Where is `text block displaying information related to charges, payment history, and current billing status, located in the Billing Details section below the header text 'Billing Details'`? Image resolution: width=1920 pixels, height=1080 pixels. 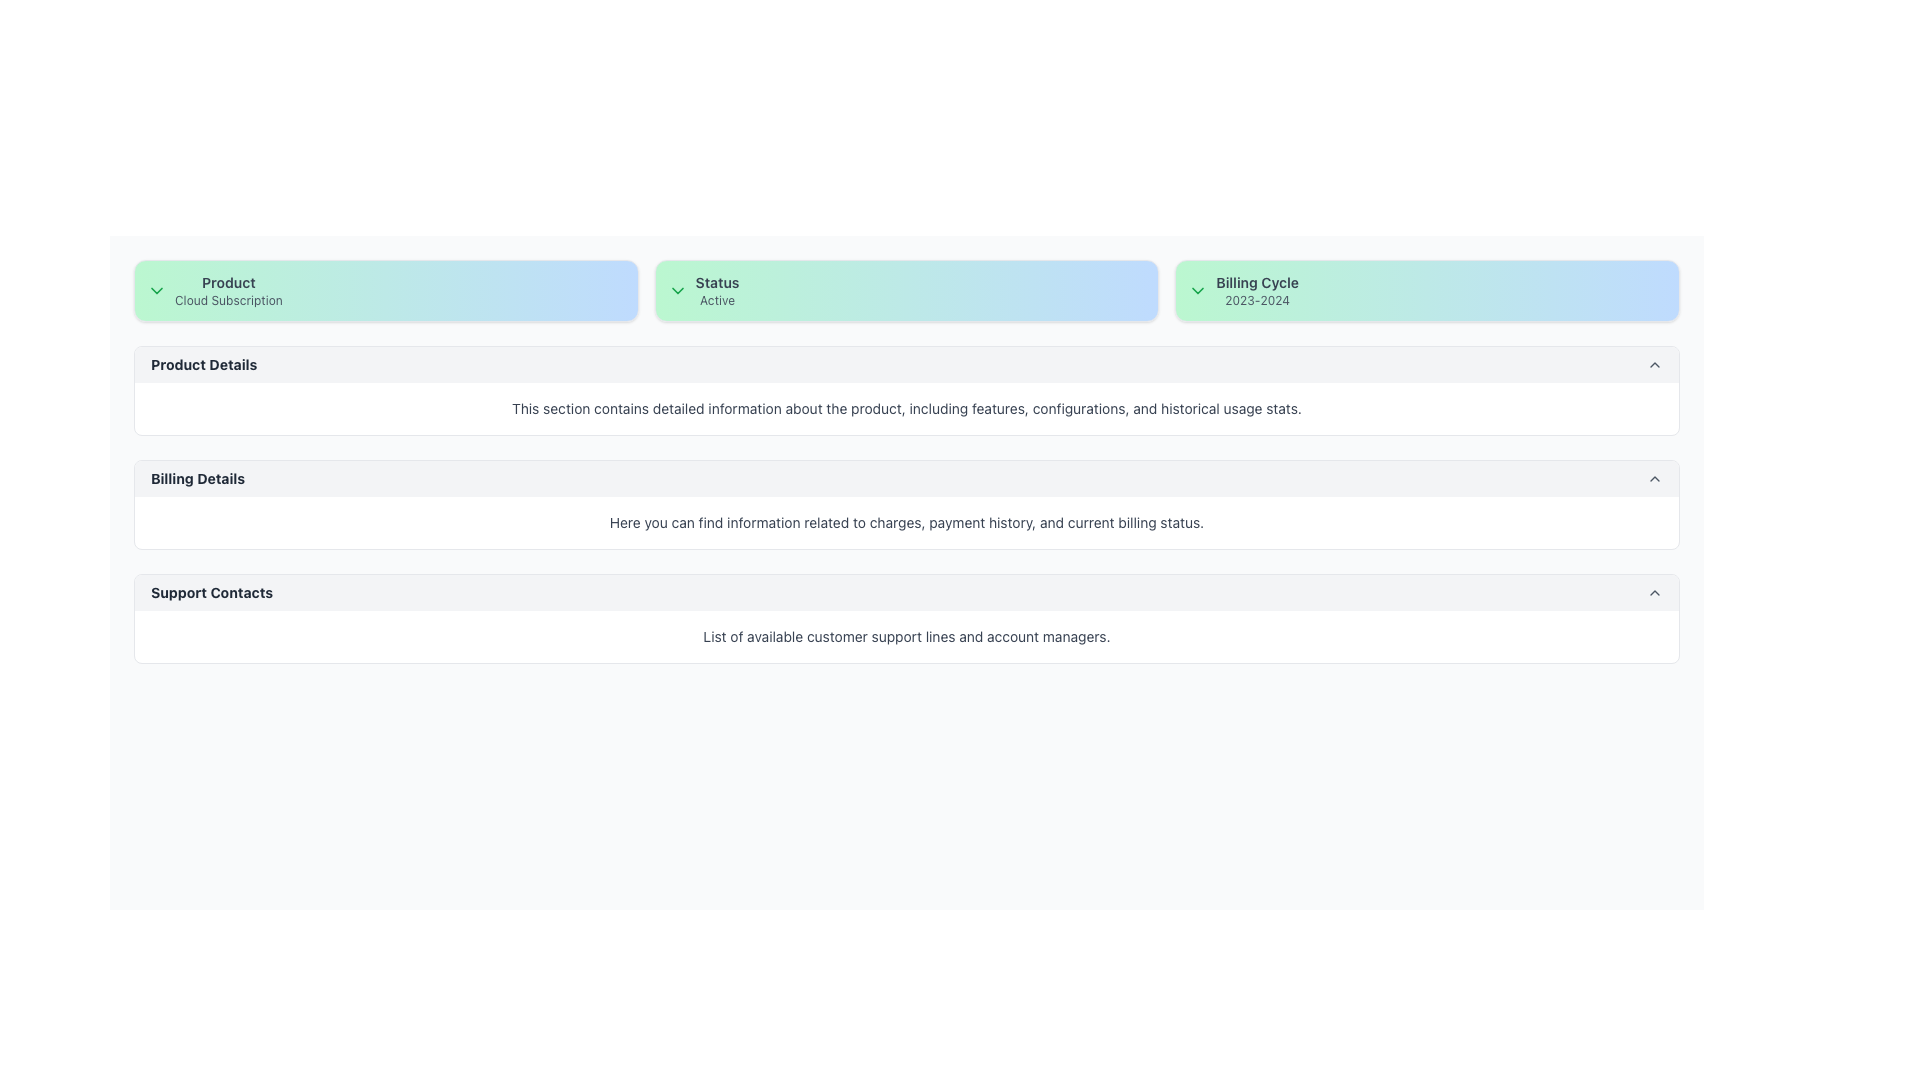 text block displaying information related to charges, payment history, and current billing status, located in the Billing Details section below the header text 'Billing Details' is located at coordinates (906, 522).